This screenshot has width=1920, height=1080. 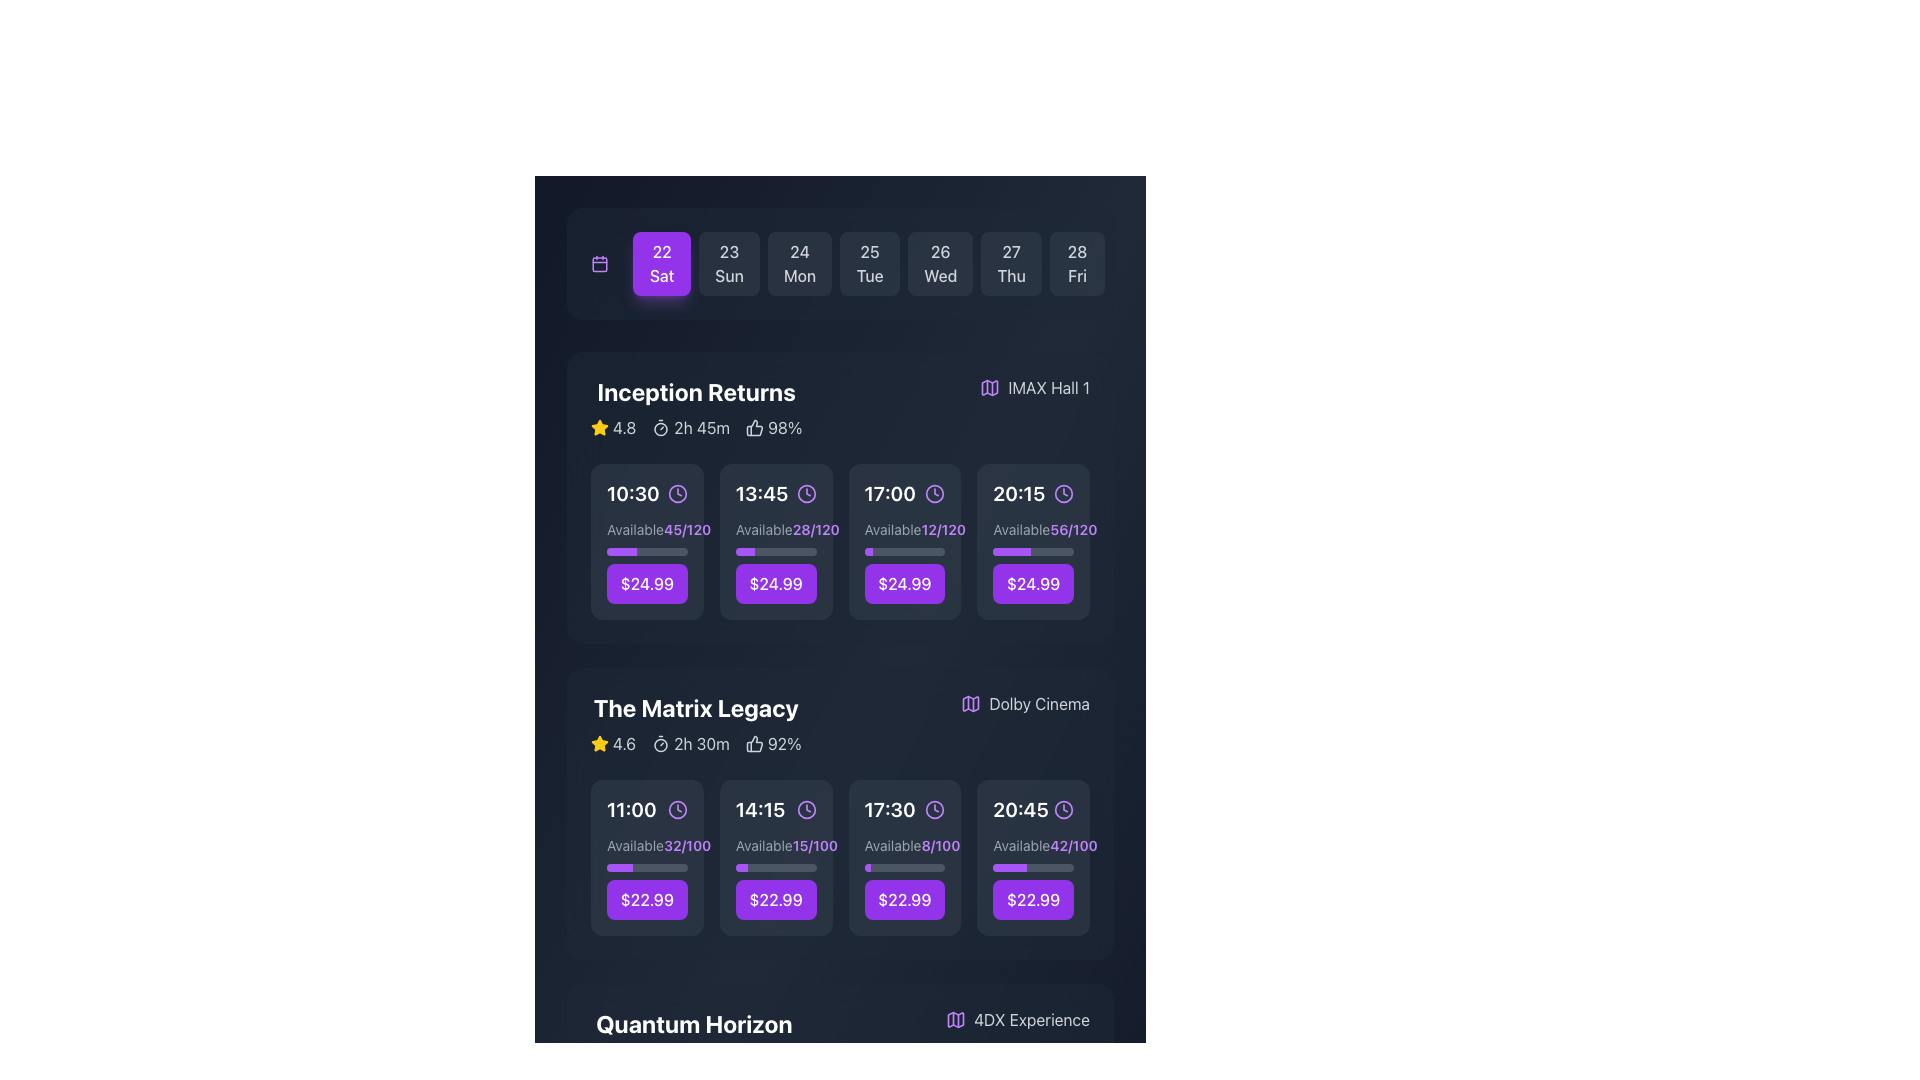 What do you see at coordinates (816, 528) in the screenshot?
I see `text '28/120' which indicates the current and total availability for the time slot '13:45' in the 'Inception Returns' section, positioned to the right of the 'Available' text` at bounding box center [816, 528].